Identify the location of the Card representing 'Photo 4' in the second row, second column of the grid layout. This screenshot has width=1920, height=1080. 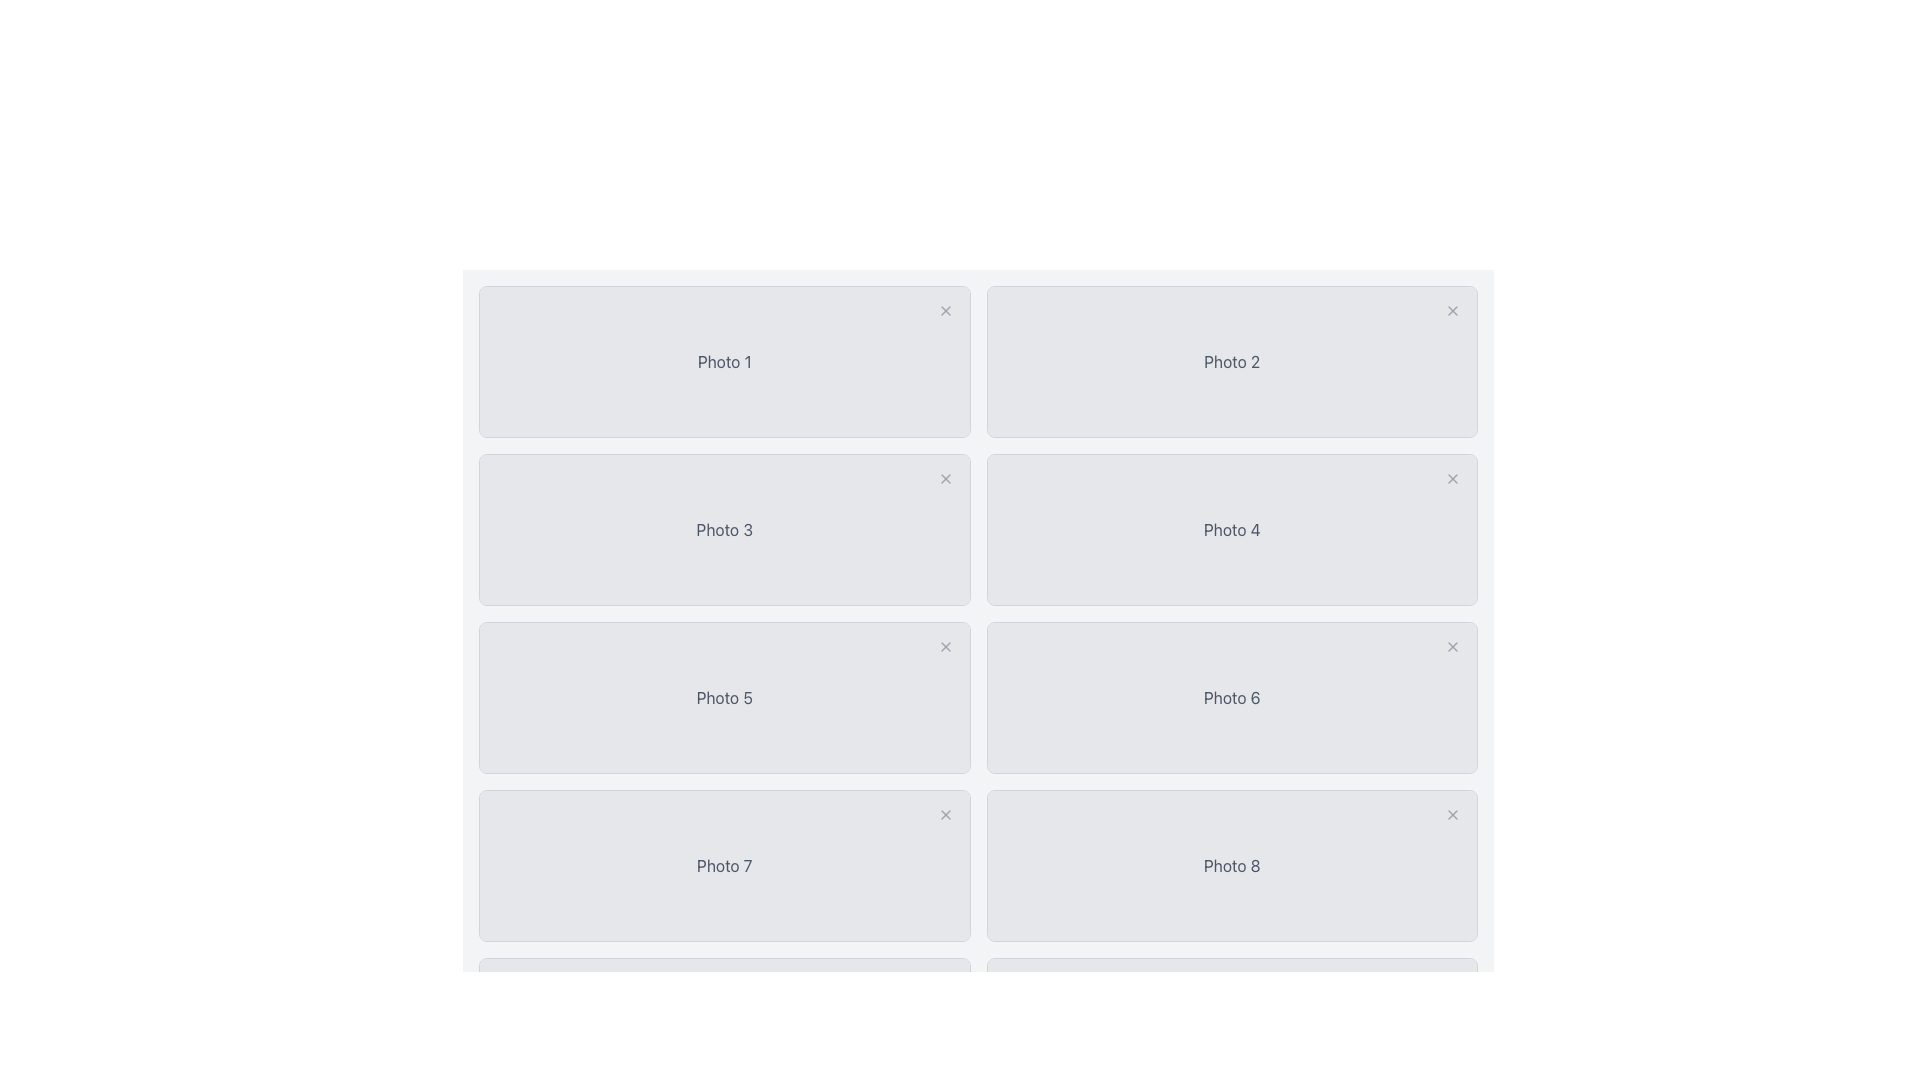
(1231, 528).